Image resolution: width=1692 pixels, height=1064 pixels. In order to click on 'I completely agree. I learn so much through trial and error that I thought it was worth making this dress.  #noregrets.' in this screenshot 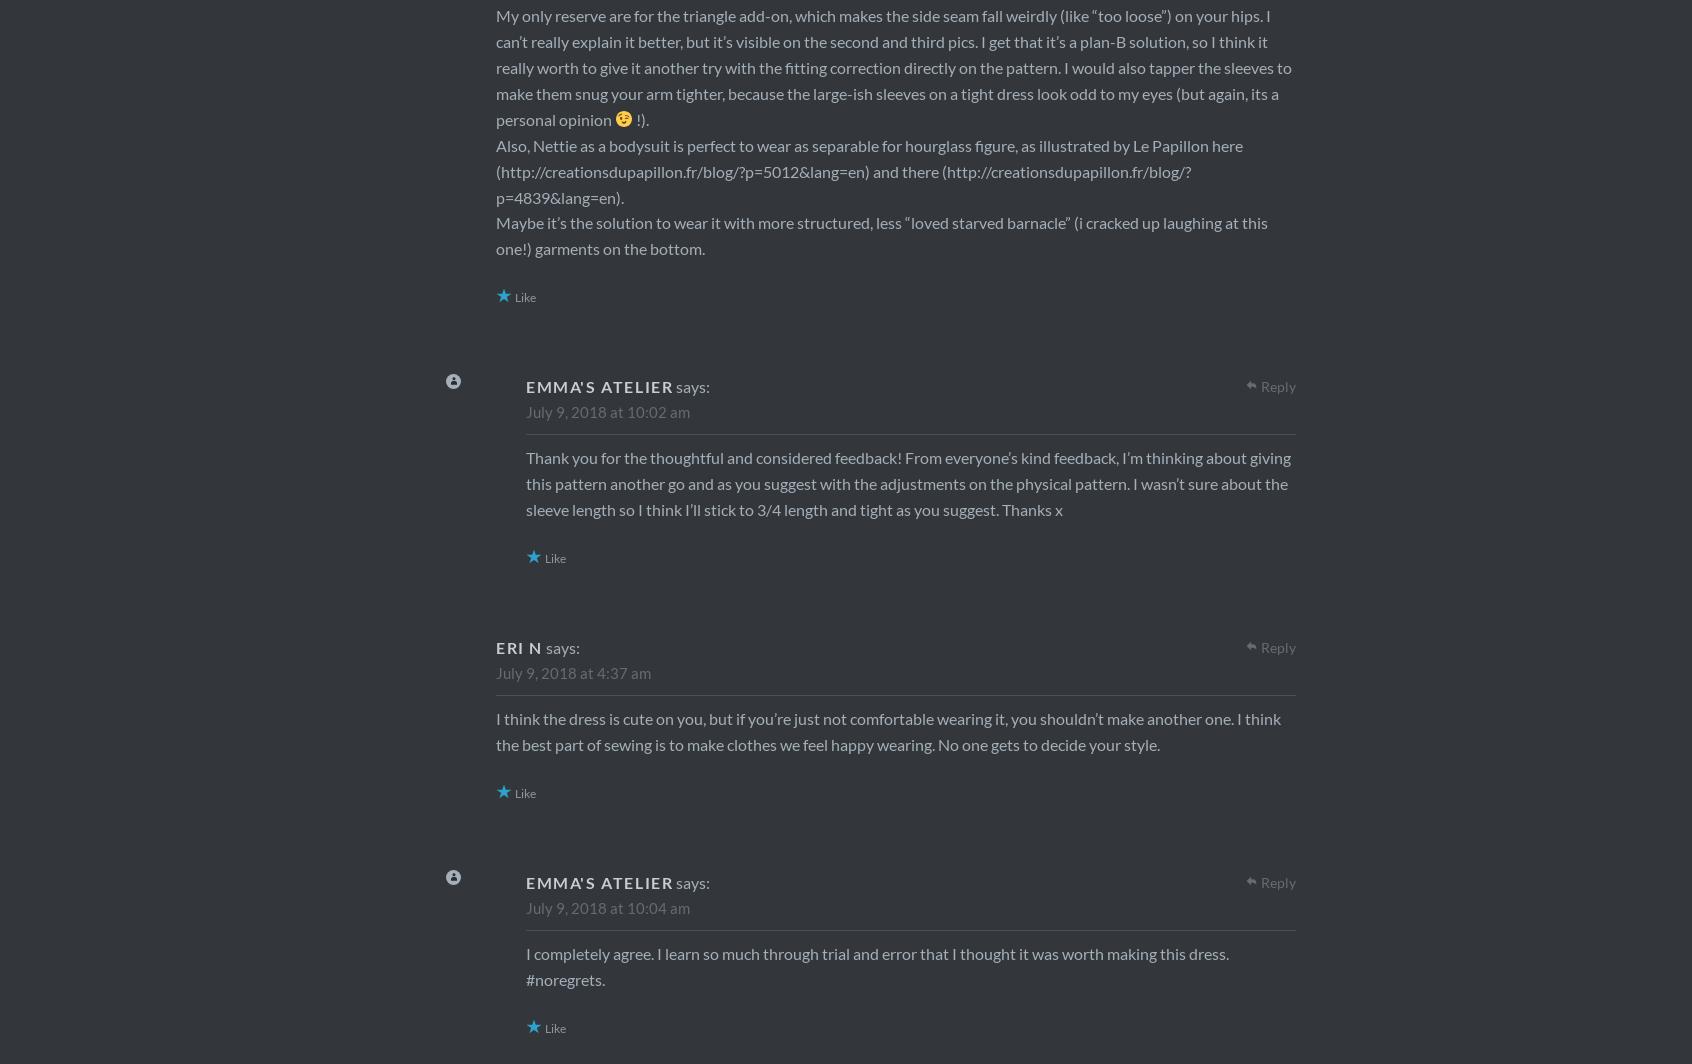, I will do `click(876, 966)`.